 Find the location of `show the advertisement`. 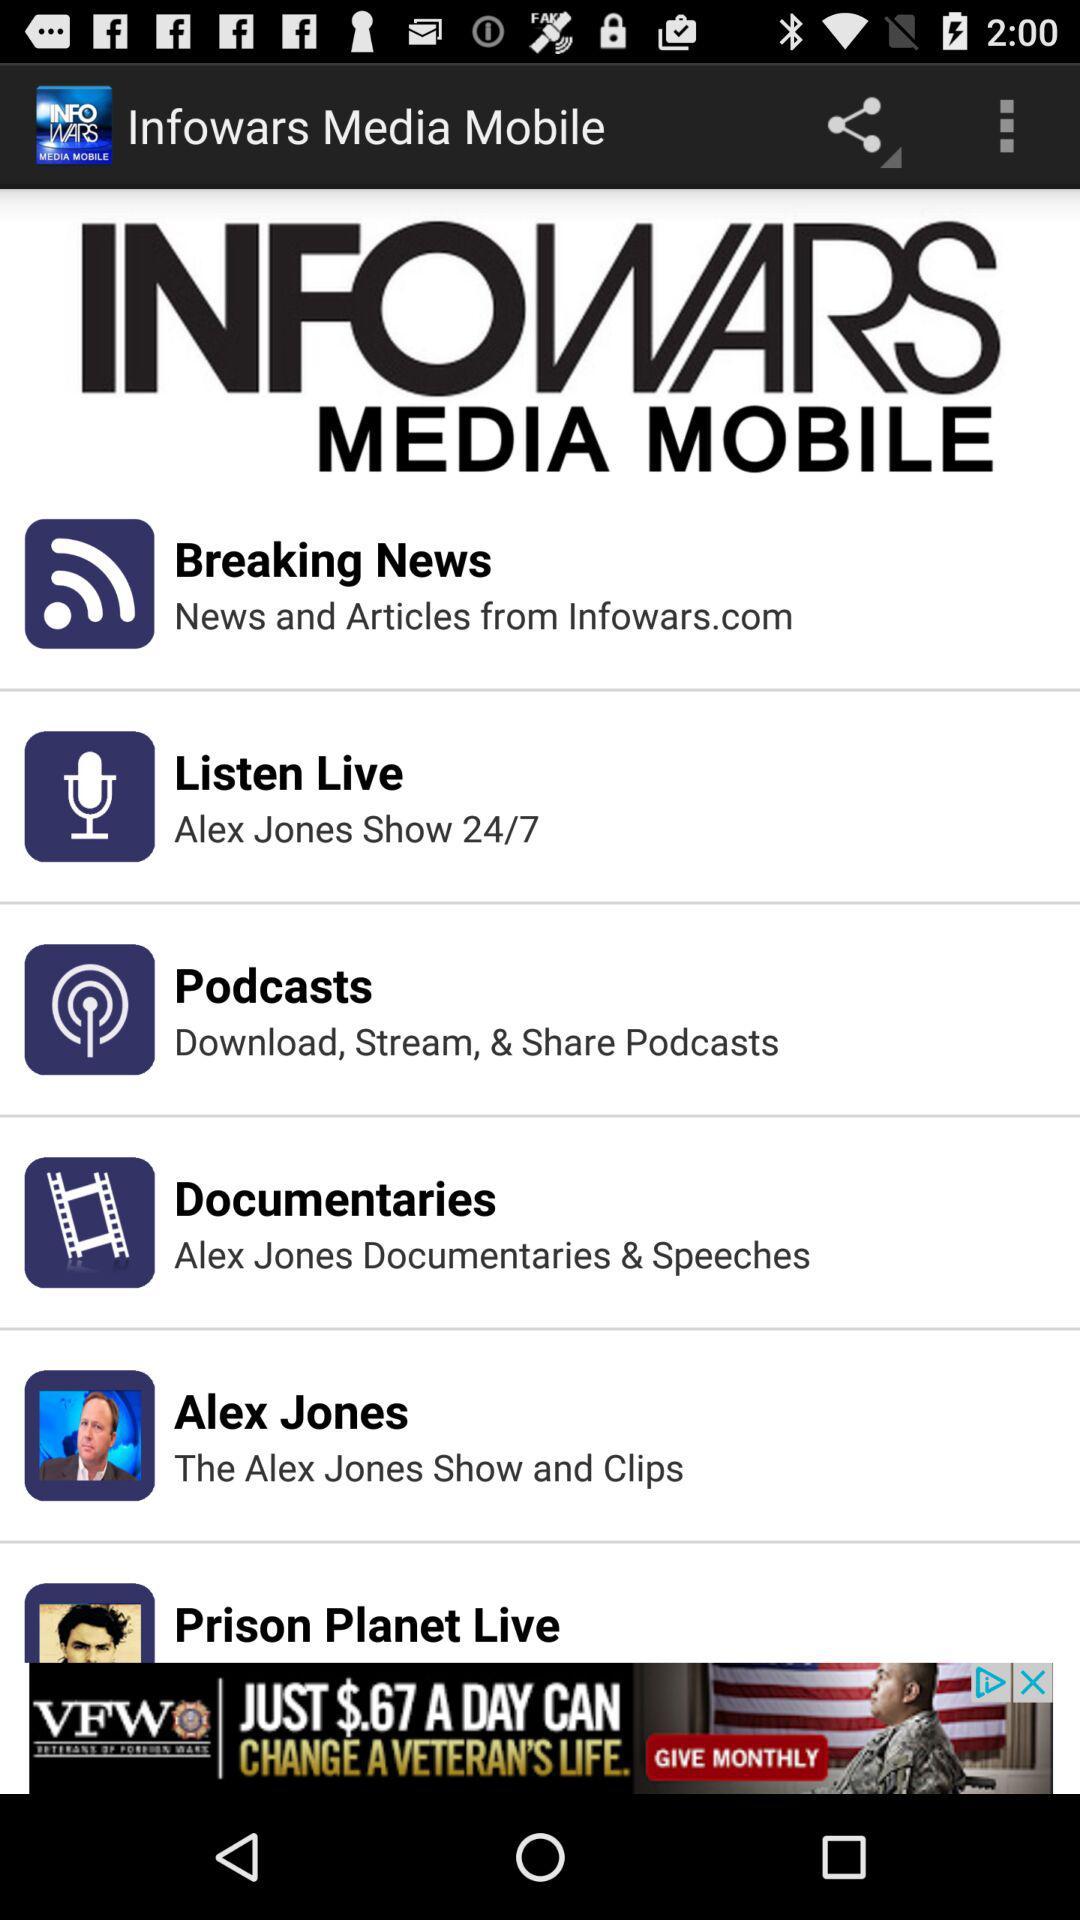

show the advertisement is located at coordinates (540, 1727).